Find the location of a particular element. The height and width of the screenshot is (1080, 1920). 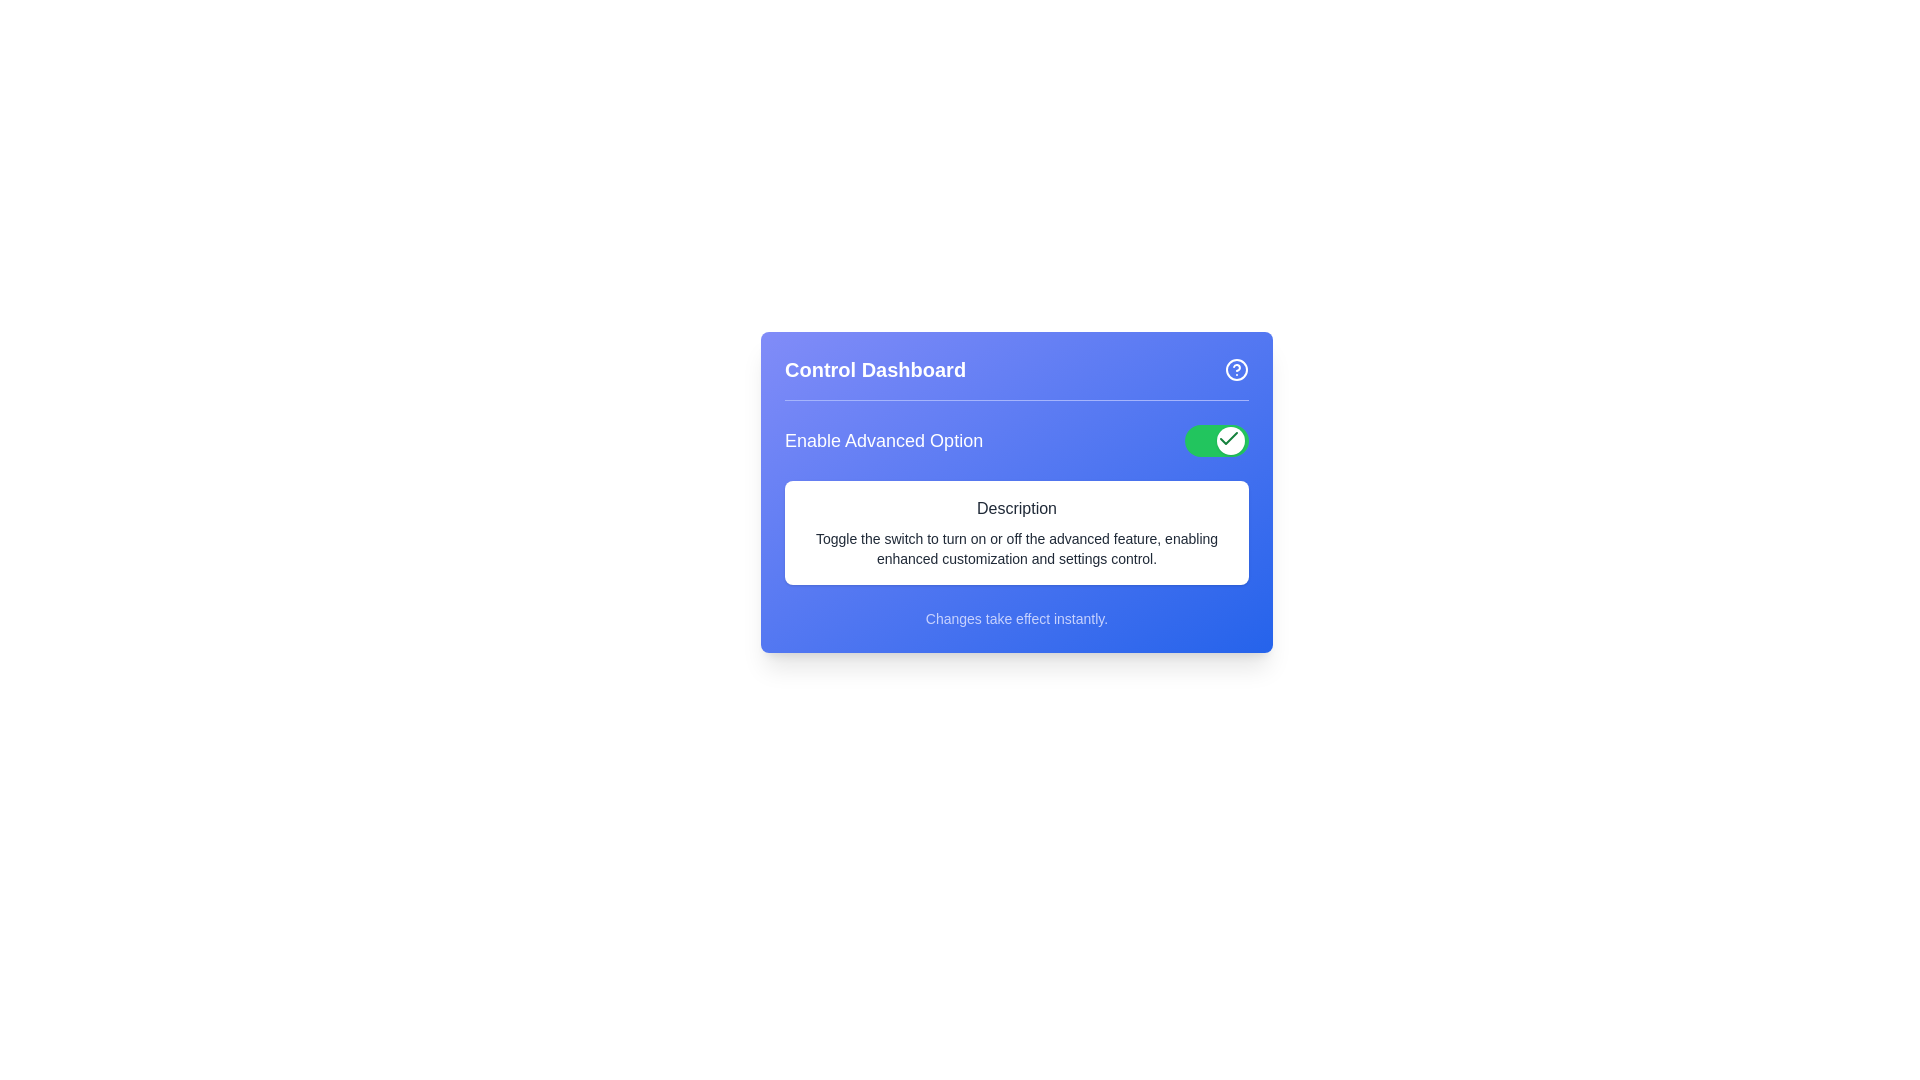

the toggle switch located in the blue panel labeled 'Control Dashboard' is located at coordinates (1017, 439).